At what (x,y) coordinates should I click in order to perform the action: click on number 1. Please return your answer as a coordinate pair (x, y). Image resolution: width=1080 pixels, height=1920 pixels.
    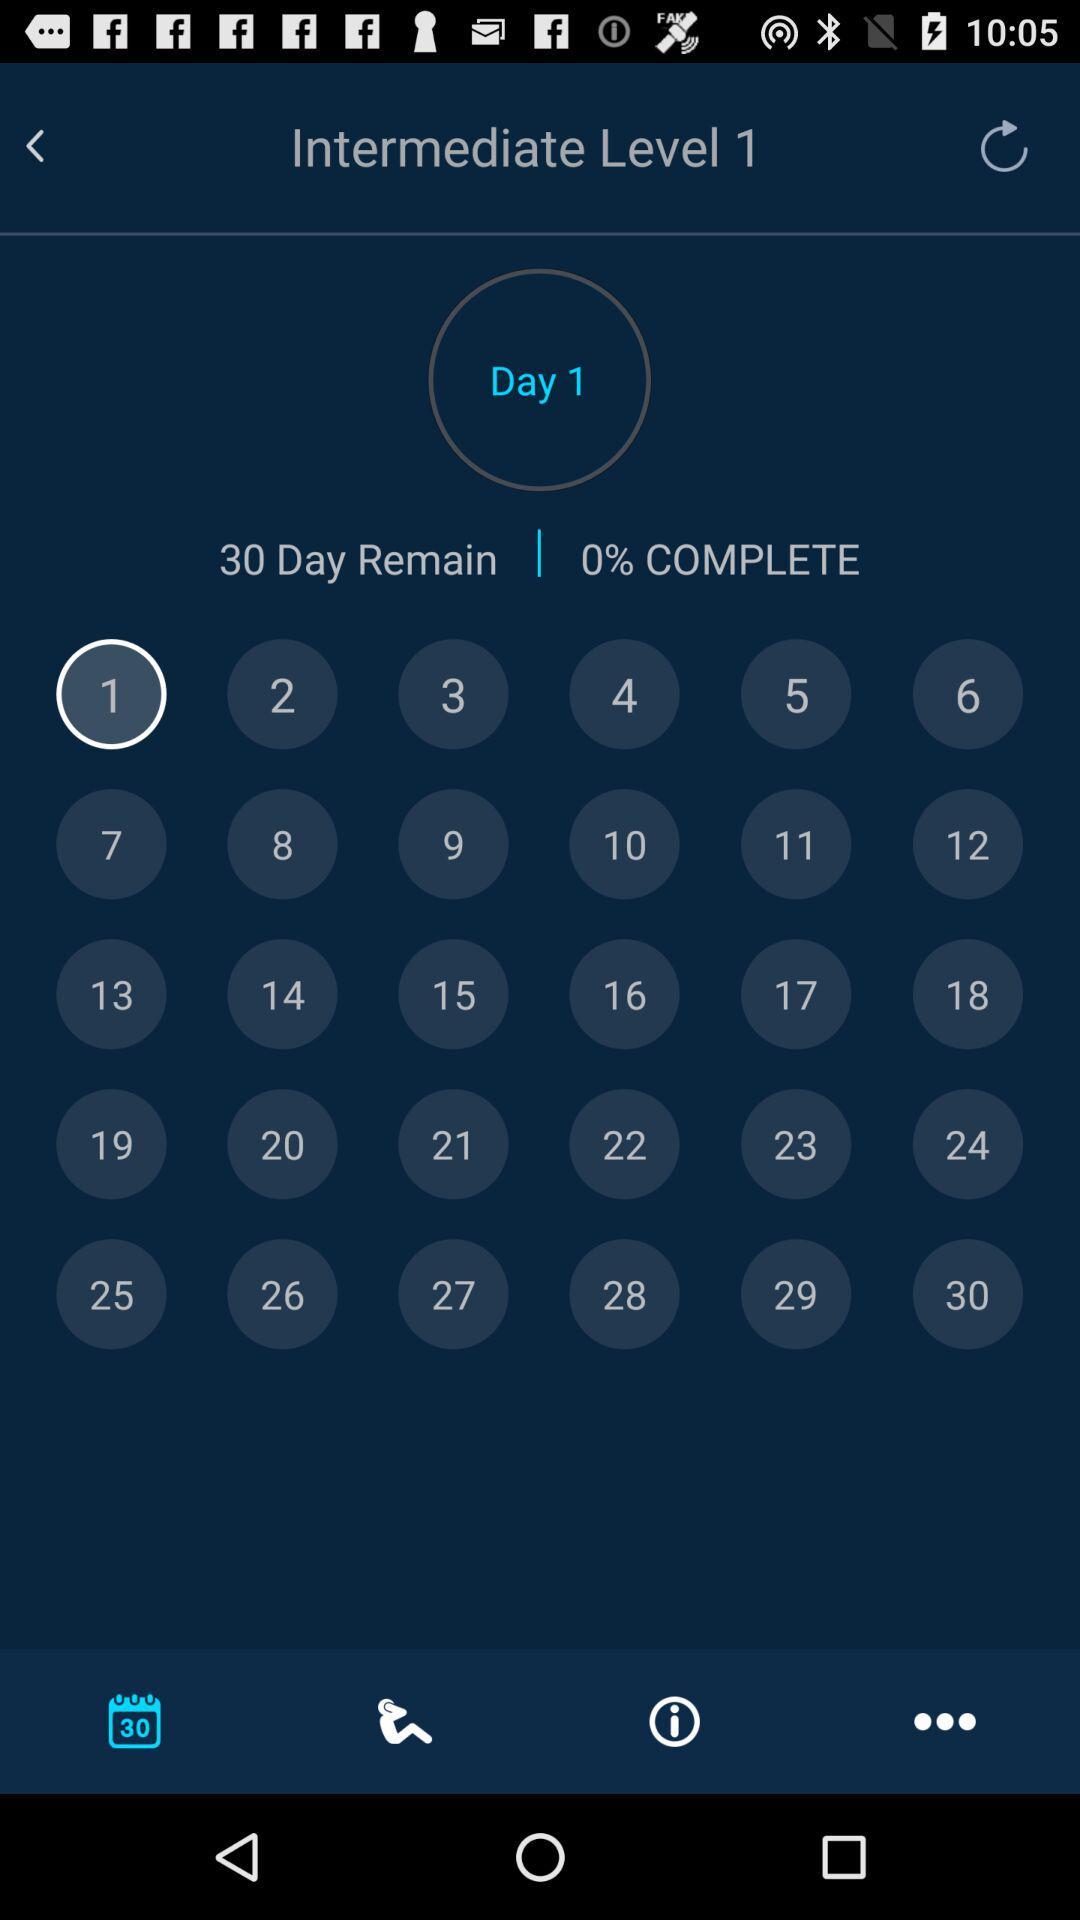
    Looking at the image, I should click on (111, 694).